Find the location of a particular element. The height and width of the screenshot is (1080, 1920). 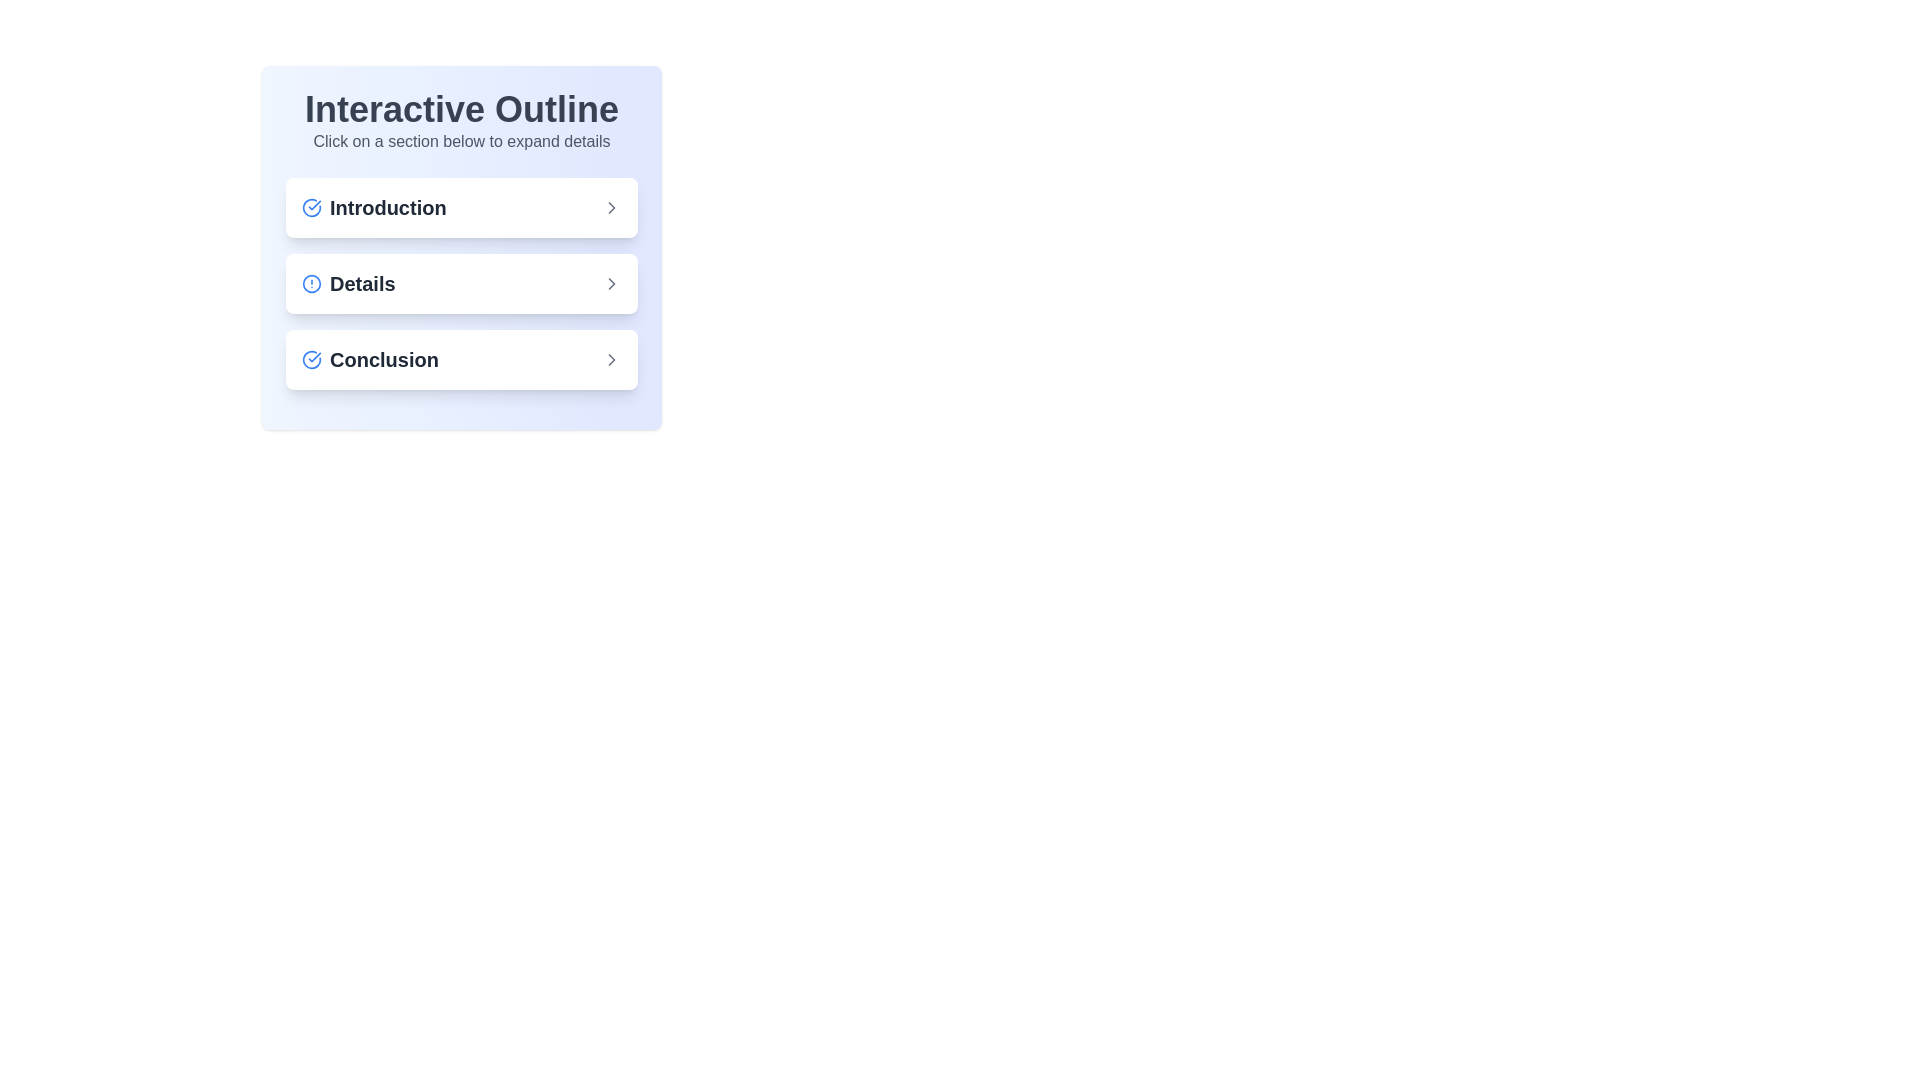

the chevron icon that resembles a right-pointing arrow, styled with a thin, rounded stroke in gray, located at the far right of the 'Introduction' section is located at coordinates (610, 208).